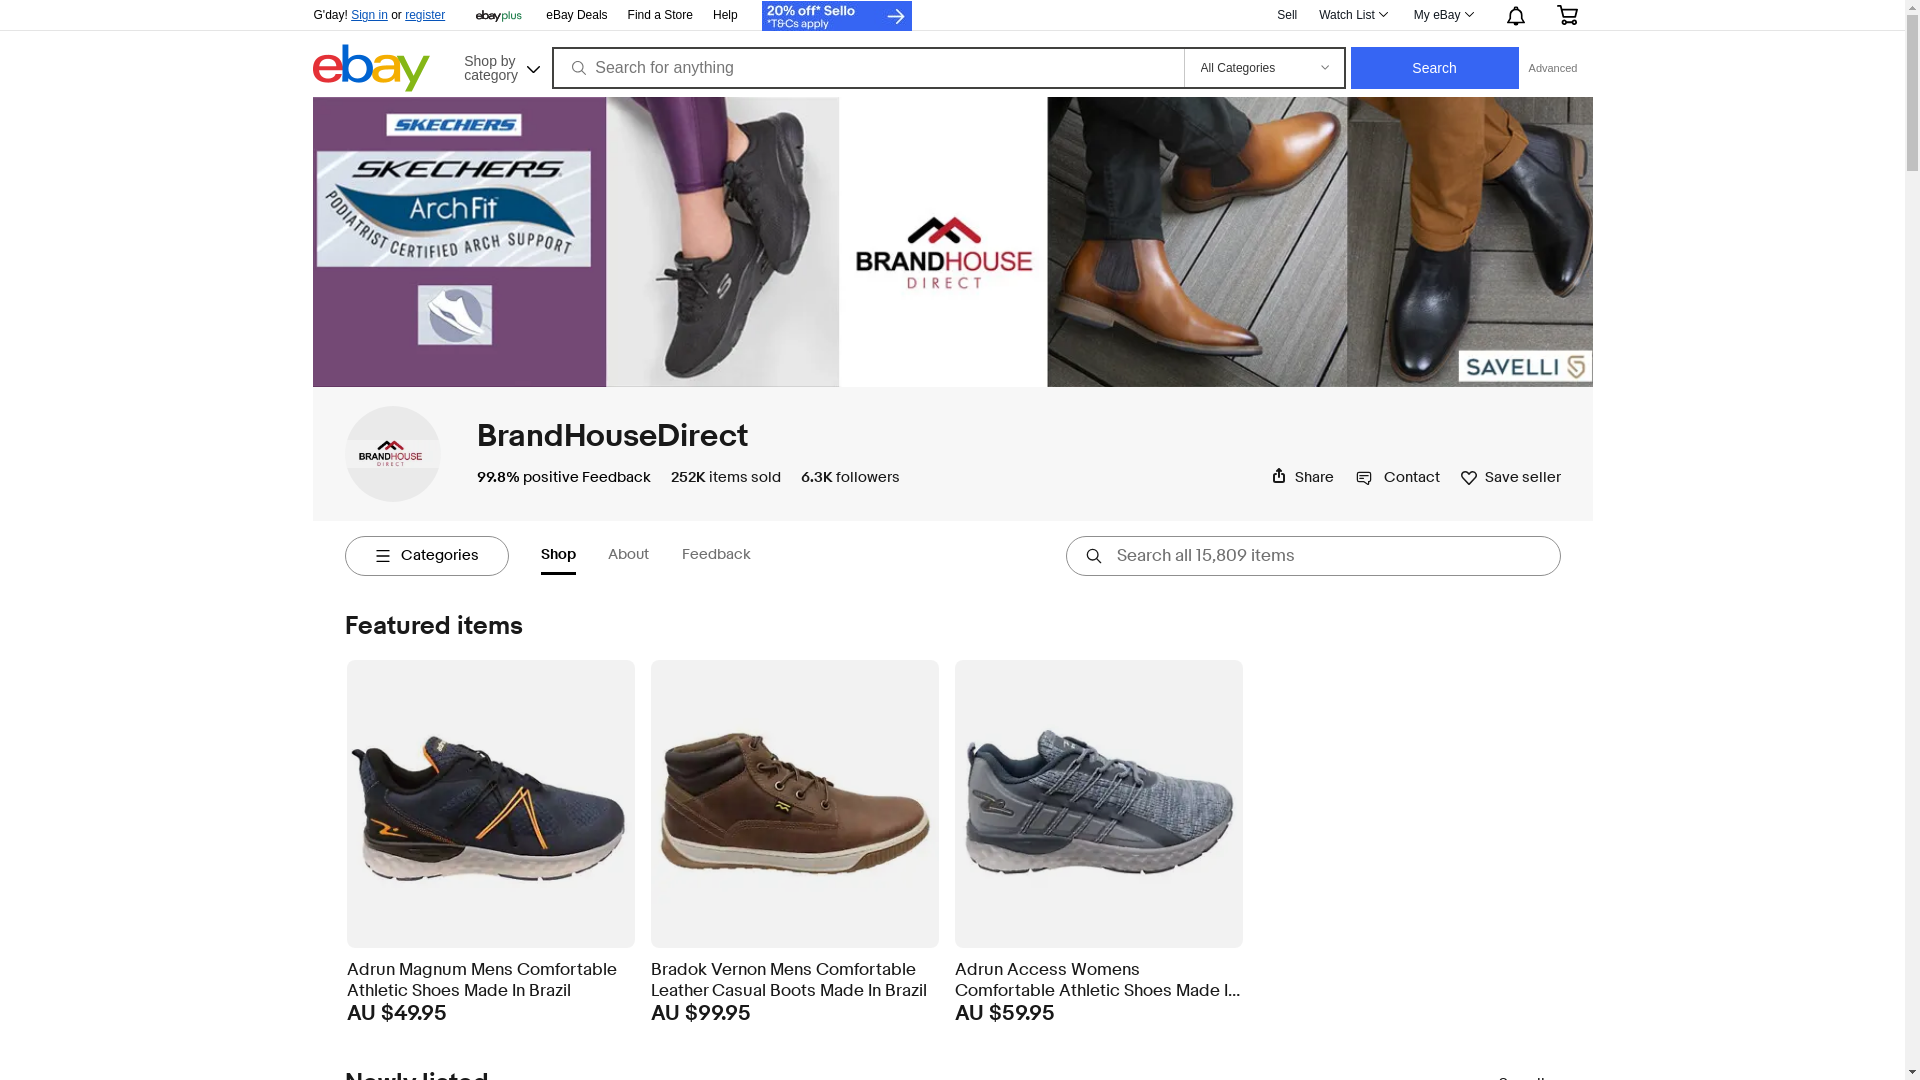 The width and height of the screenshot is (1920, 1080). What do you see at coordinates (1301, 477) in the screenshot?
I see `'Share'` at bounding box center [1301, 477].